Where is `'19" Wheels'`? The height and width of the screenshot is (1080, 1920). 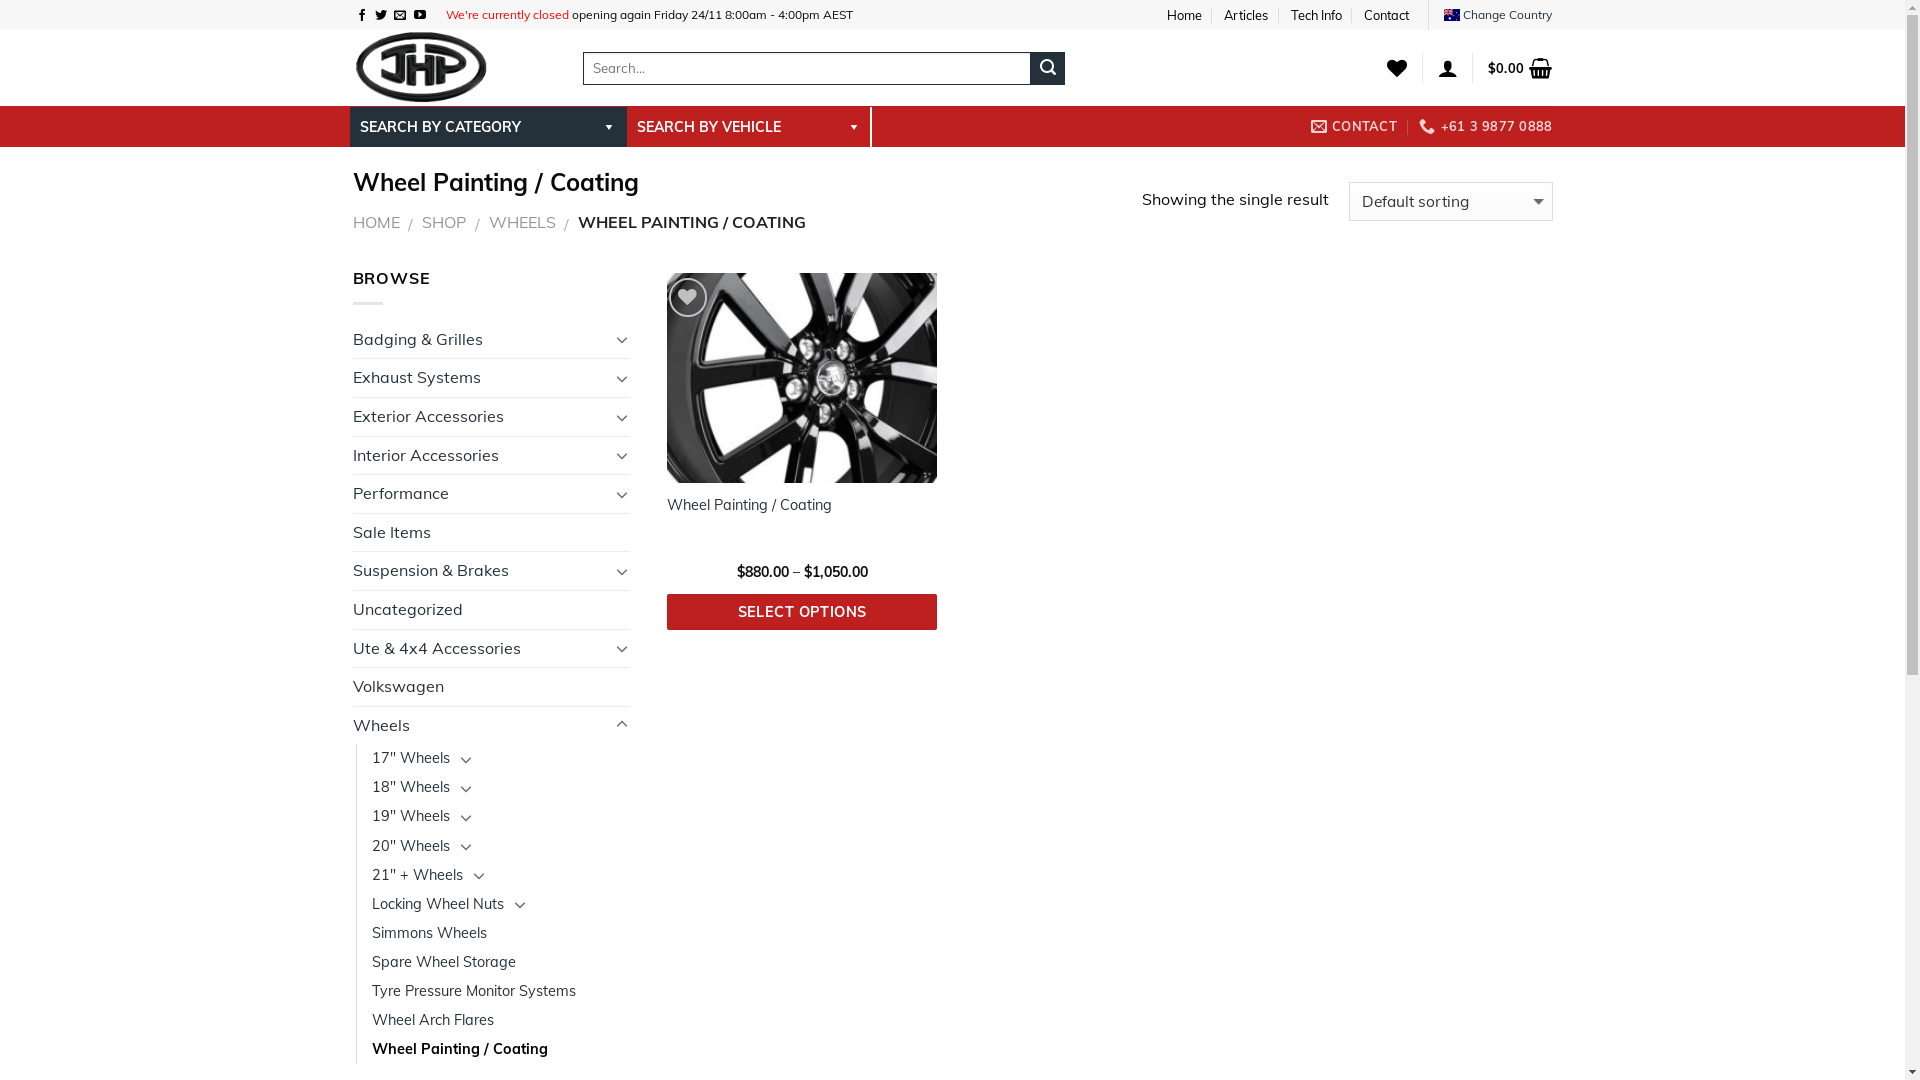 '19" Wheels' is located at coordinates (410, 816).